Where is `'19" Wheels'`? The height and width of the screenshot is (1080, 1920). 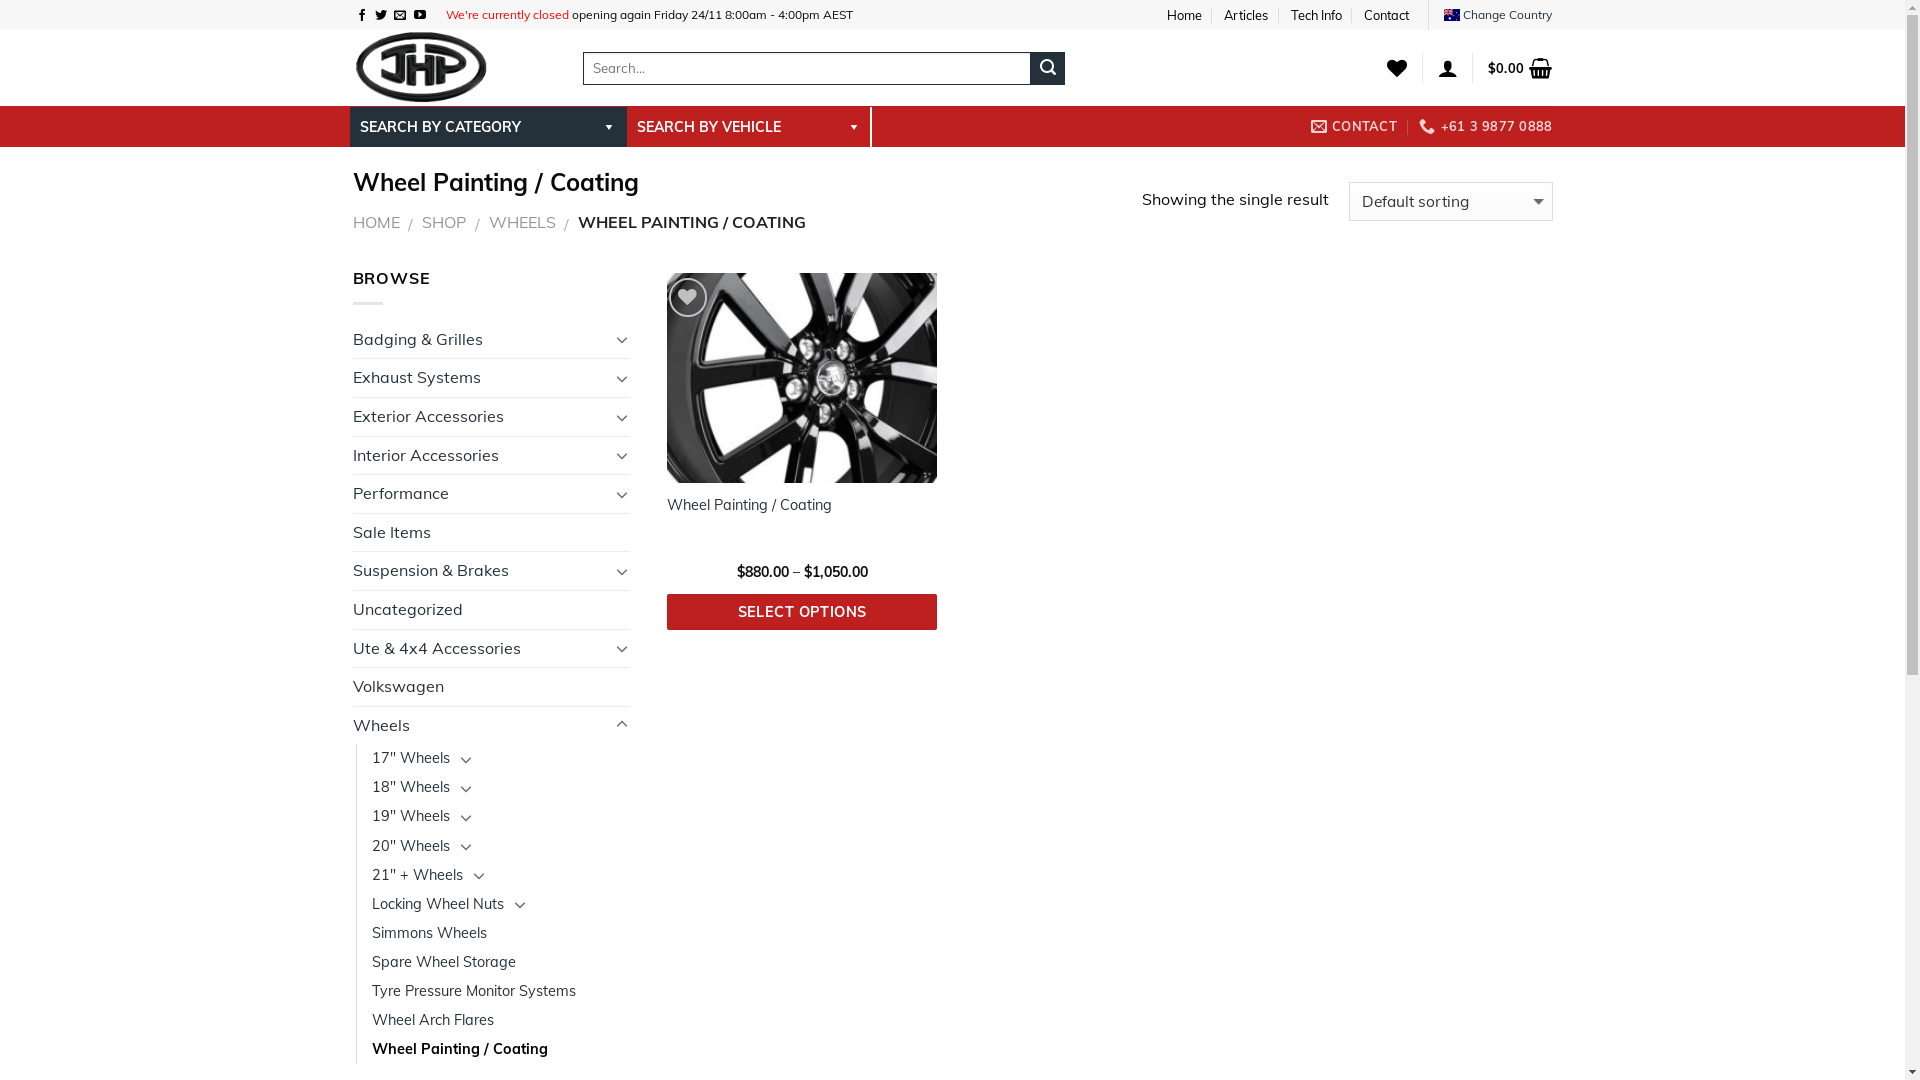 '19" Wheels' is located at coordinates (410, 816).